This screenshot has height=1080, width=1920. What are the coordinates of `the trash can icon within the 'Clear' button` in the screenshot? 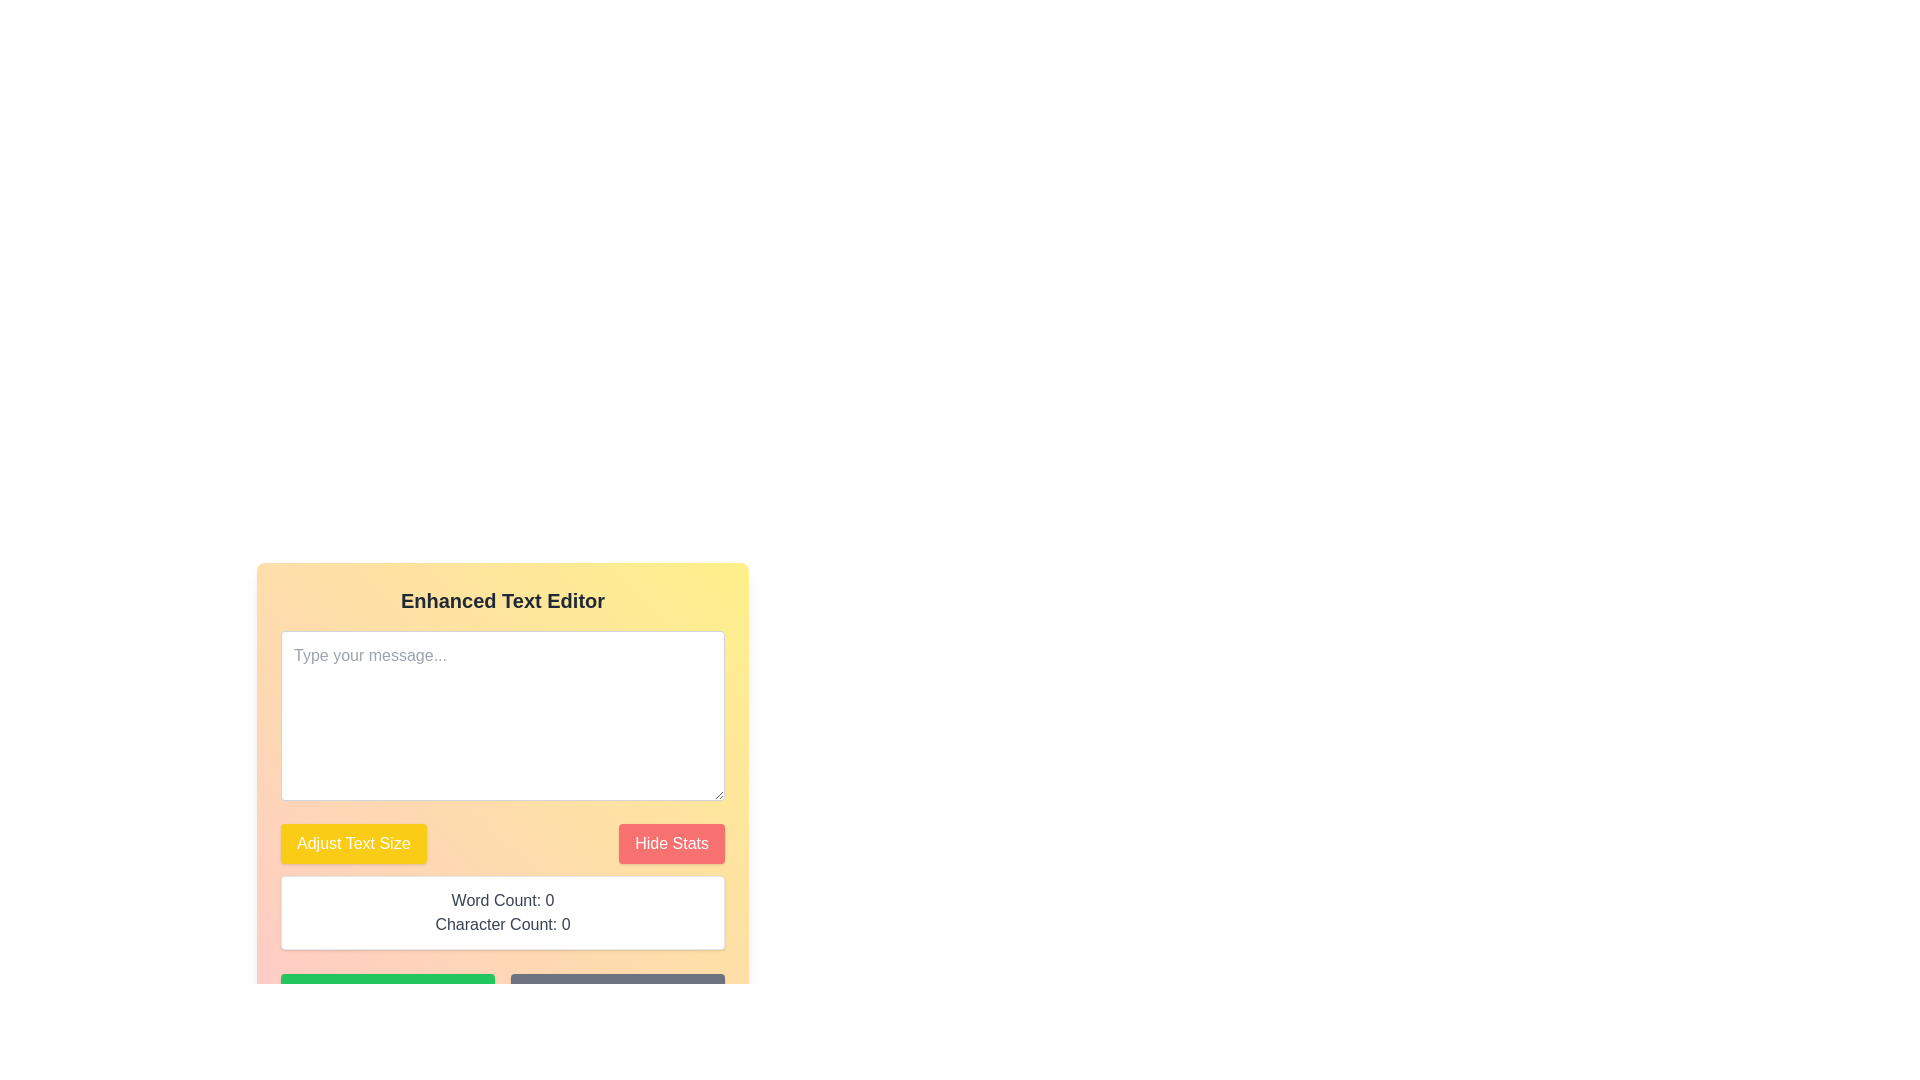 It's located at (593, 994).